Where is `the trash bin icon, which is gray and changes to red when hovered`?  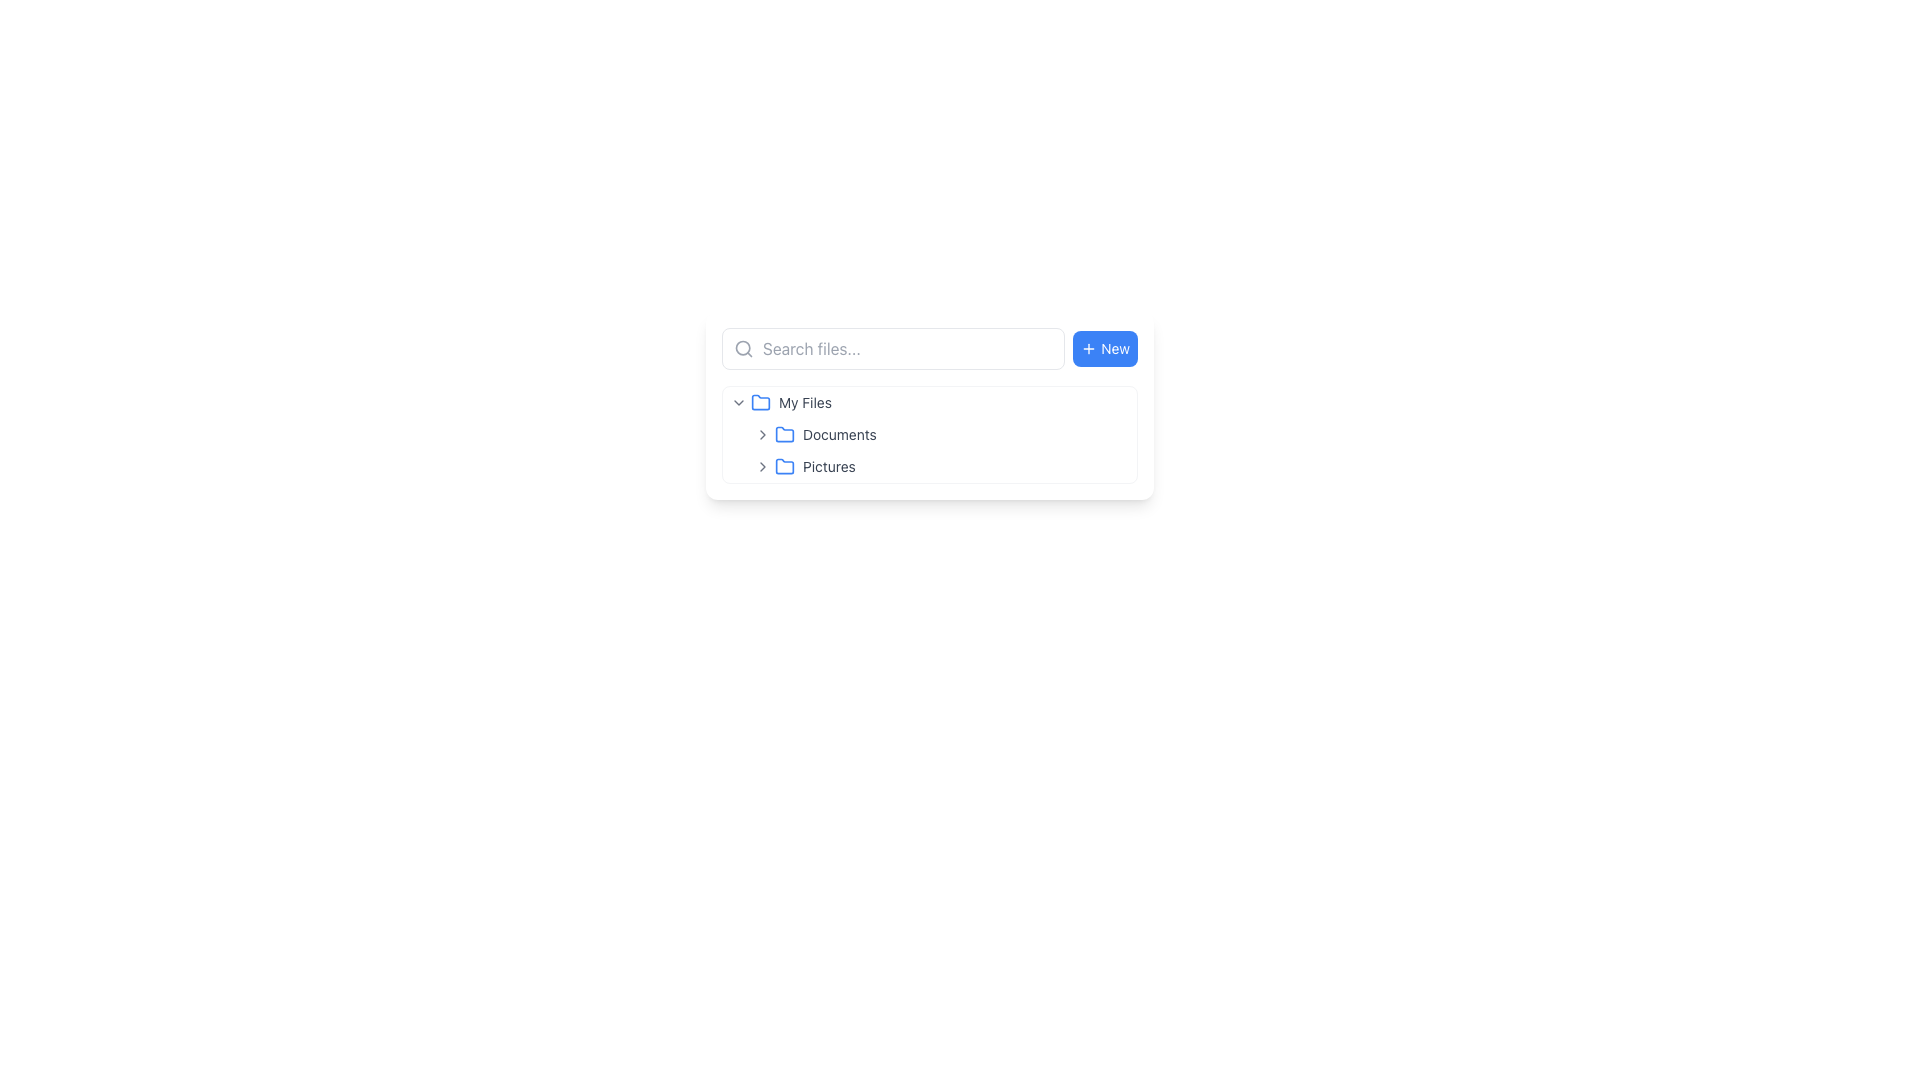 the trash bin icon, which is gray and changes to red when hovered is located at coordinates (1121, 466).